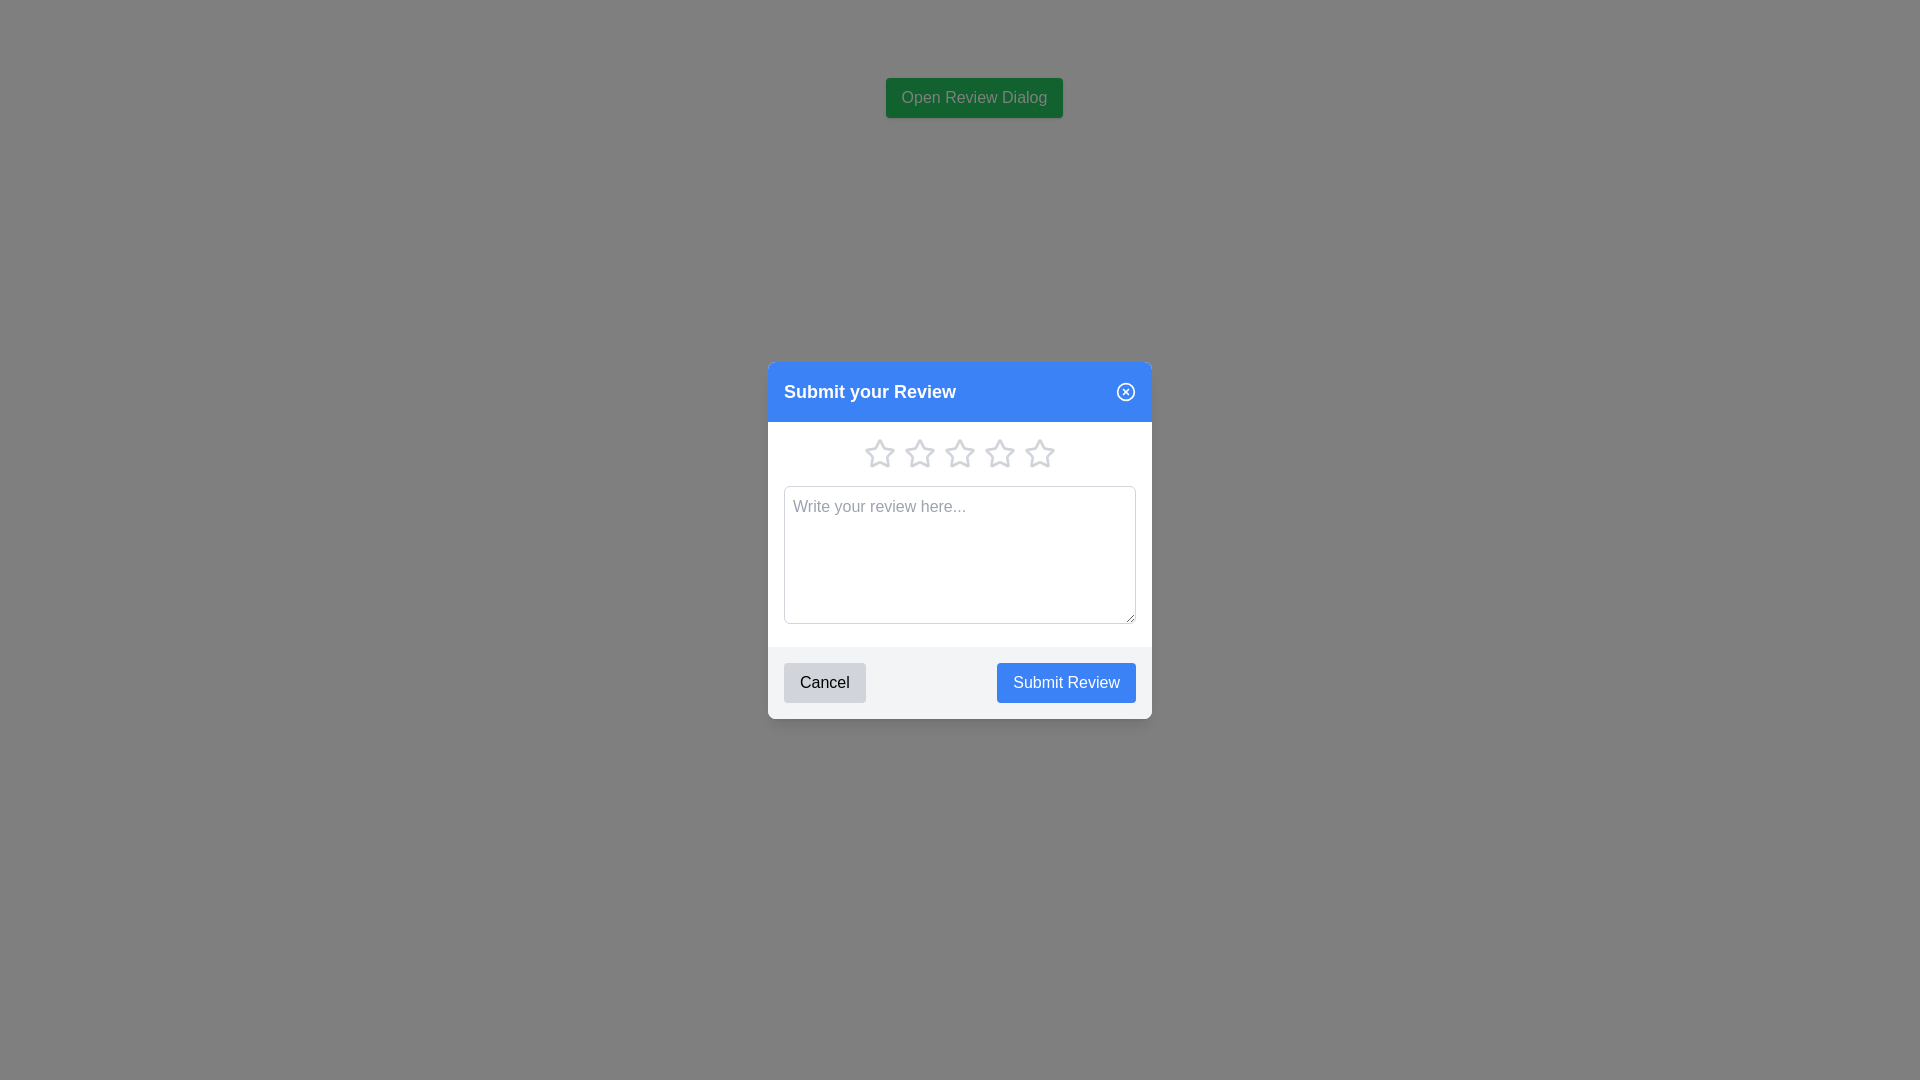 Image resolution: width=1920 pixels, height=1080 pixels. I want to click on the textarea input field, so click(960, 554).